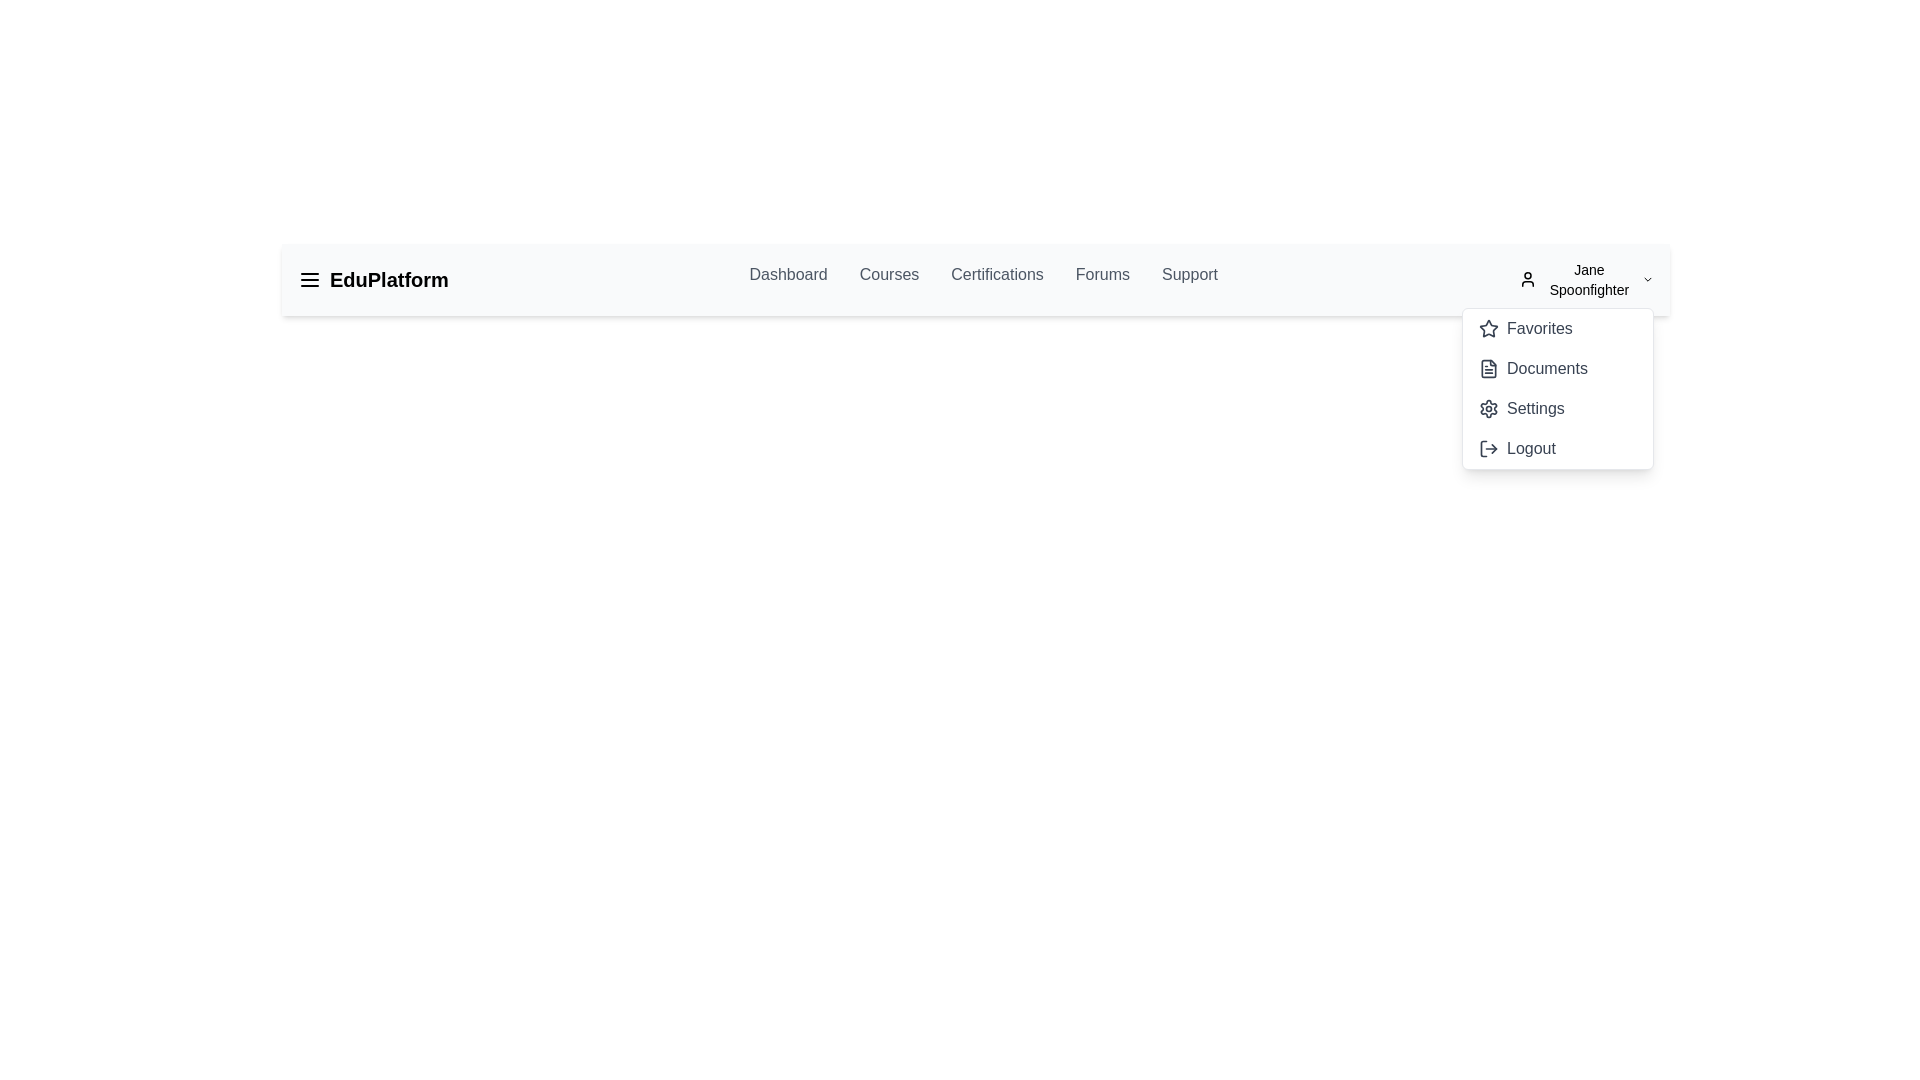 The height and width of the screenshot is (1080, 1920). I want to click on the 'Favorites' menu item, which is the first item in the vertical menu popup below the profile section, indicated by a star icon and gray text, so click(1524, 327).